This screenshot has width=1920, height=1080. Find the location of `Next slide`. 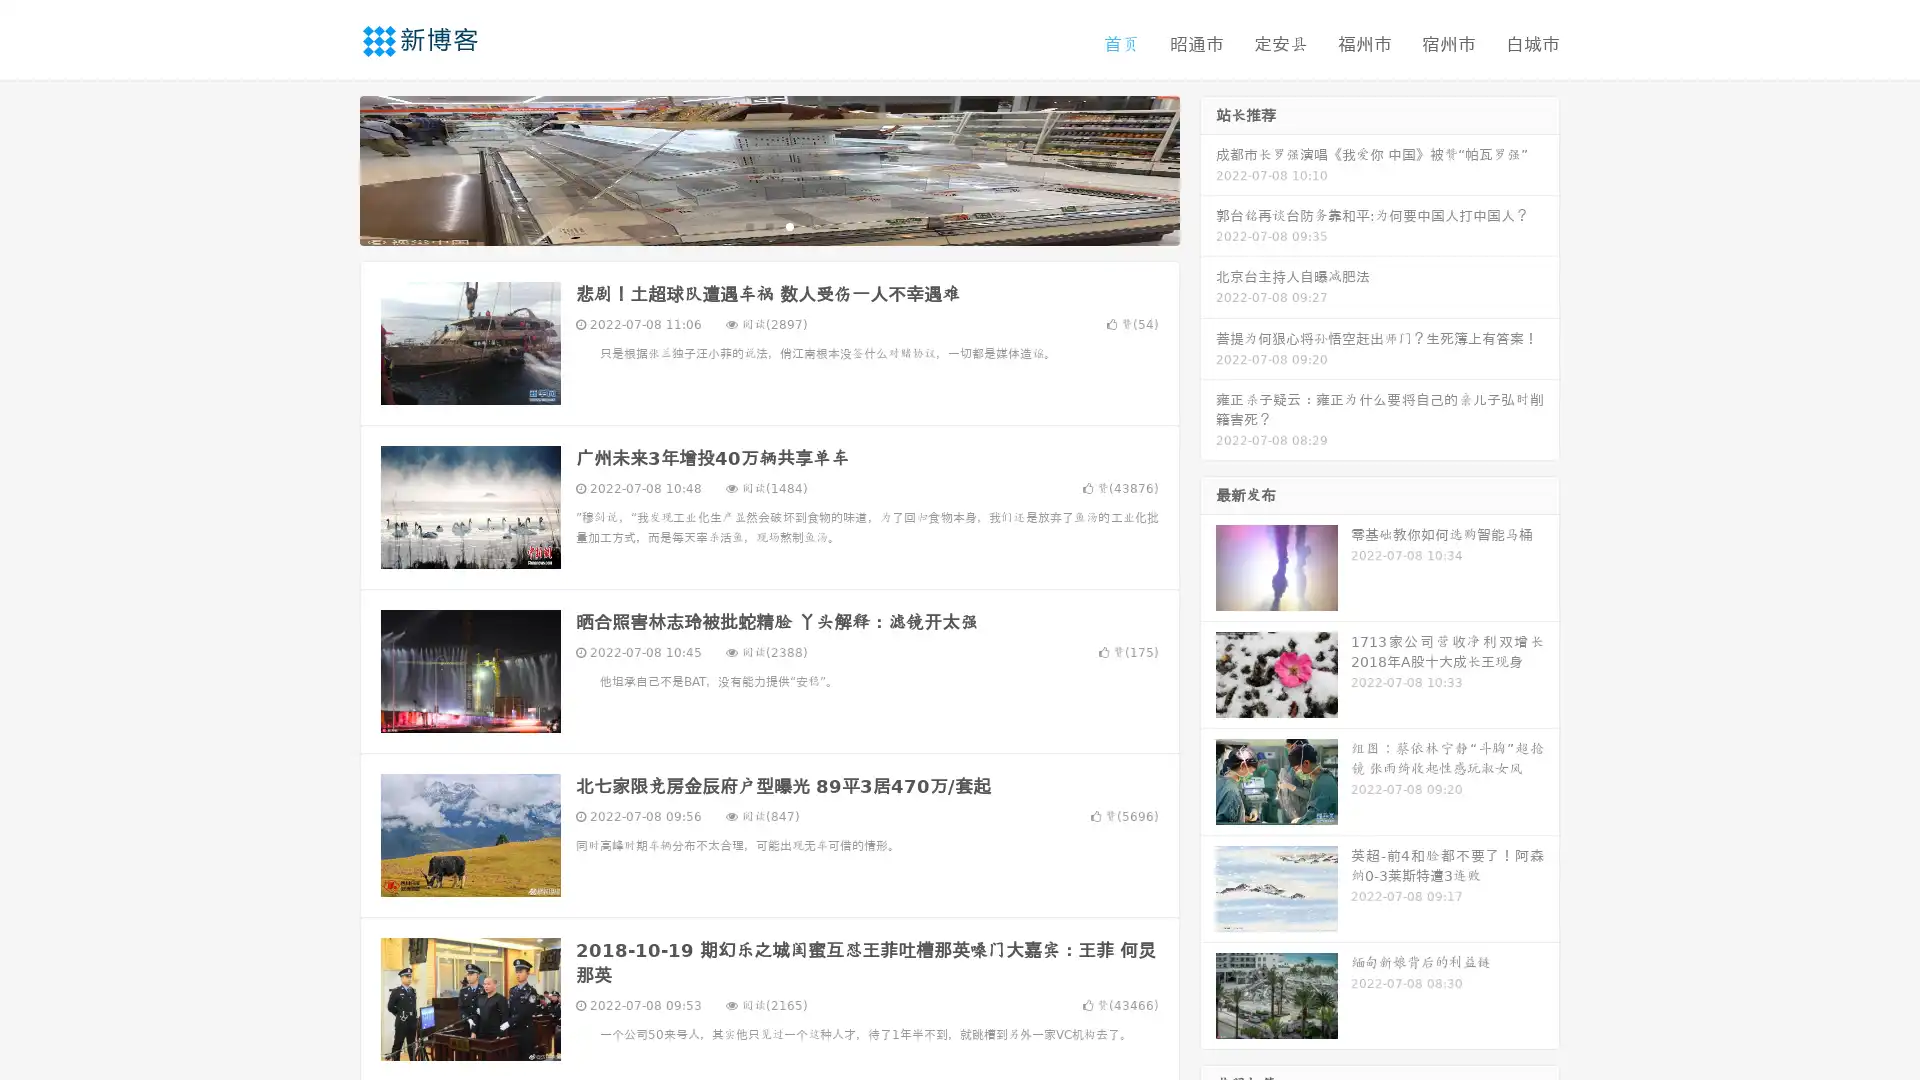

Next slide is located at coordinates (1208, 168).